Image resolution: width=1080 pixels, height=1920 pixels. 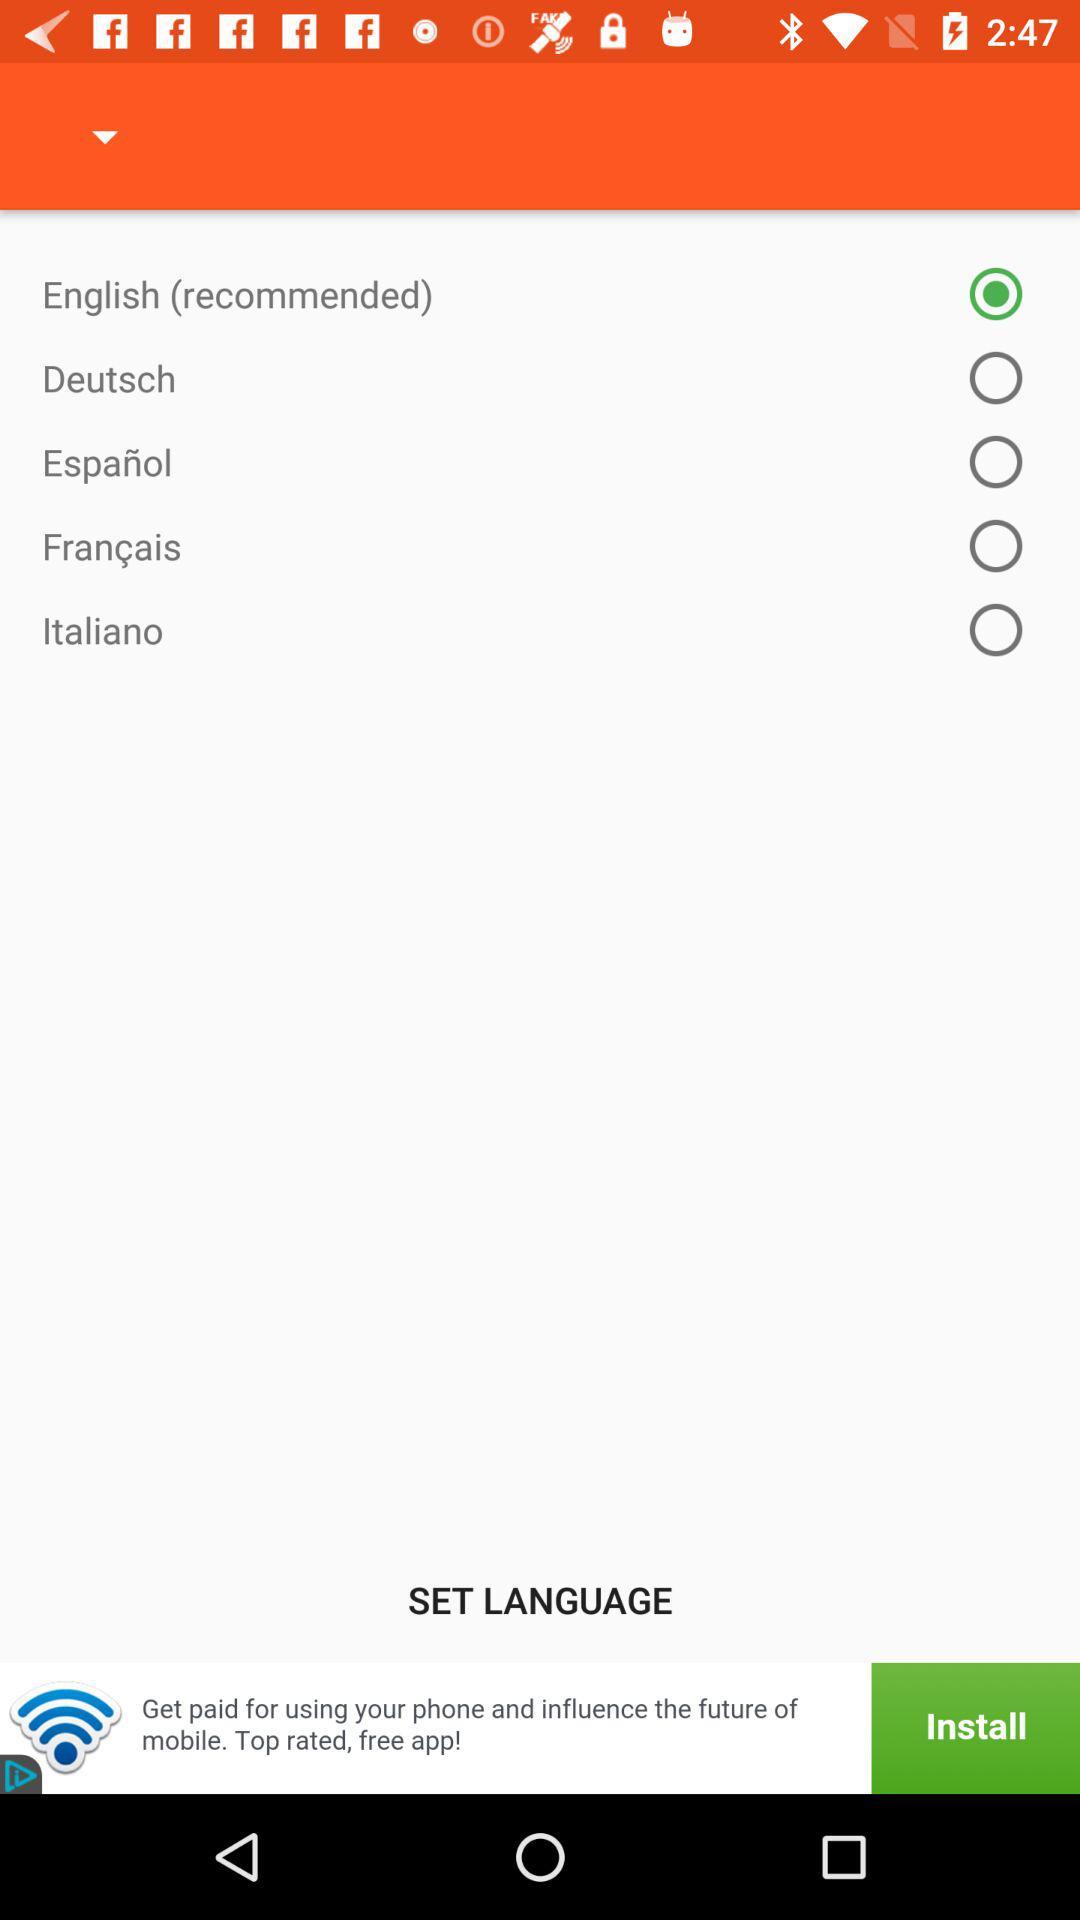 I want to click on the icon above the english (recommended) item, so click(x=104, y=135).